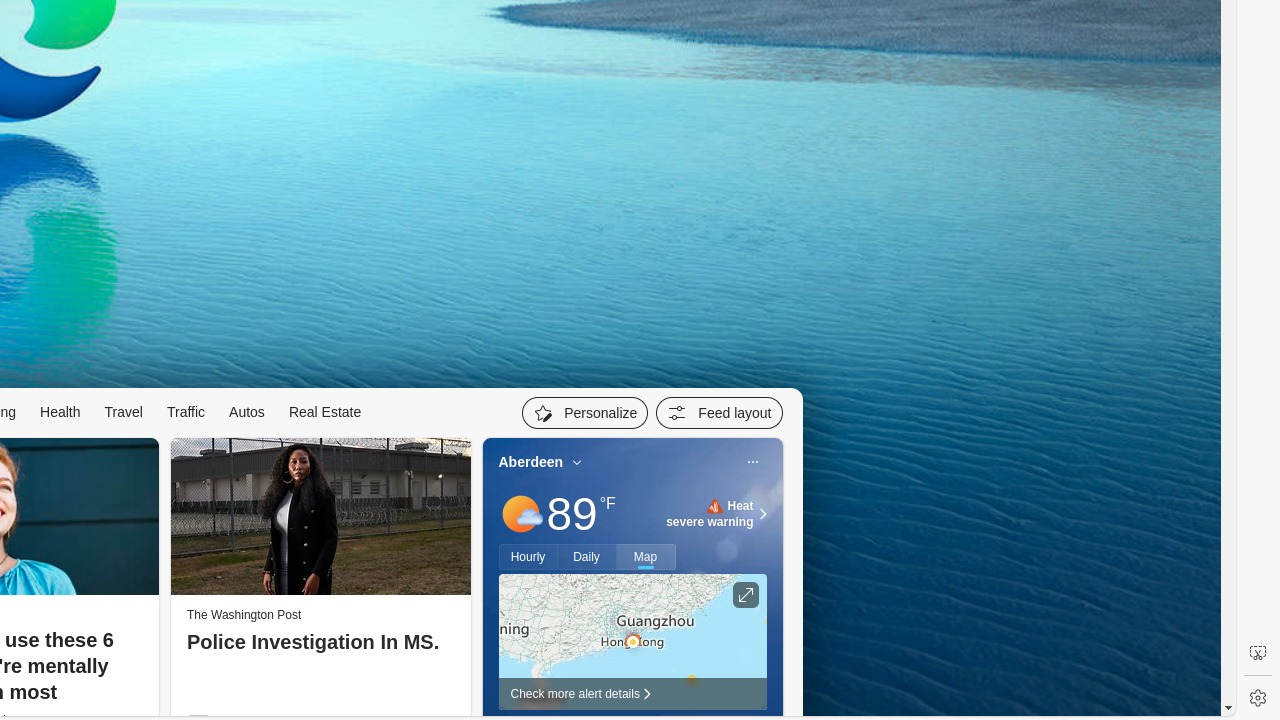 This screenshot has height=720, width=1280. I want to click on 'Click to see more information', so click(744, 594).